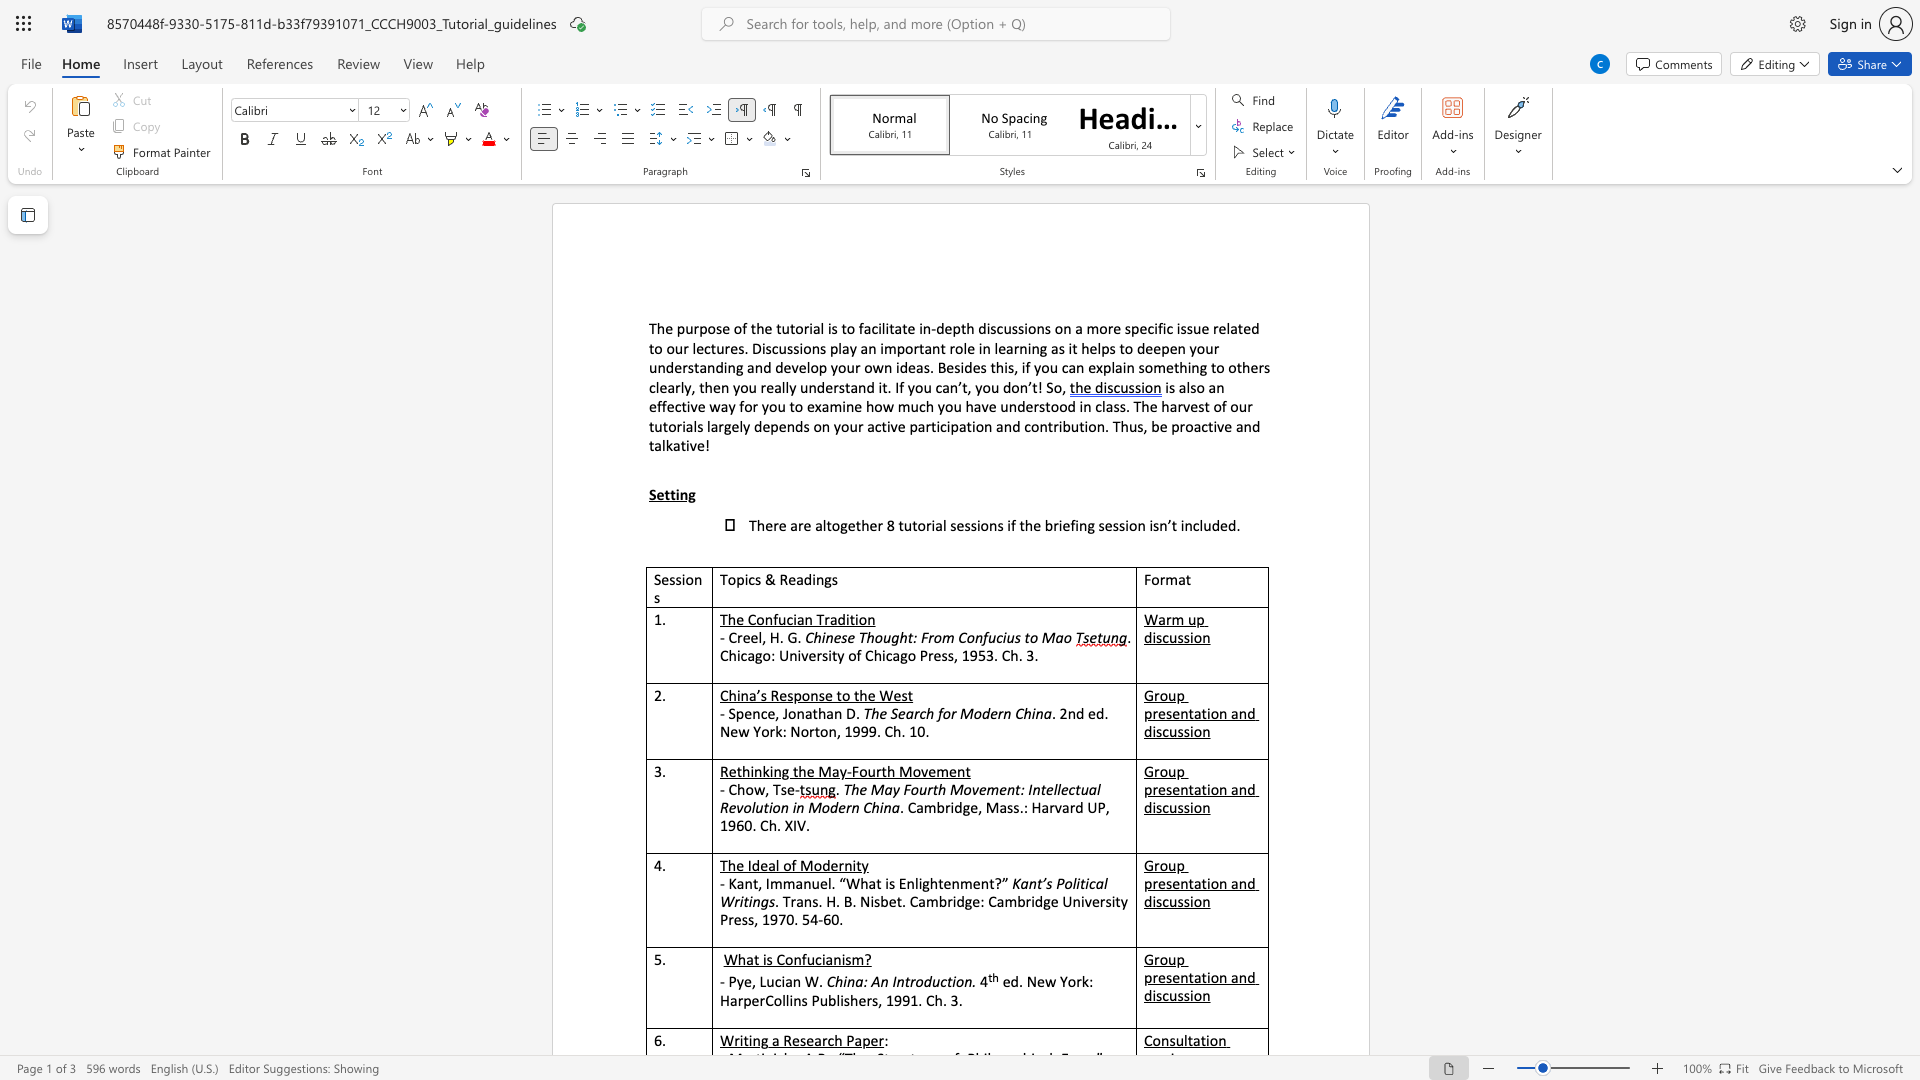 The image size is (1920, 1080). What do you see at coordinates (868, 347) in the screenshot?
I see `the subset text "n important r" within the text "an important role"` at bounding box center [868, 347].